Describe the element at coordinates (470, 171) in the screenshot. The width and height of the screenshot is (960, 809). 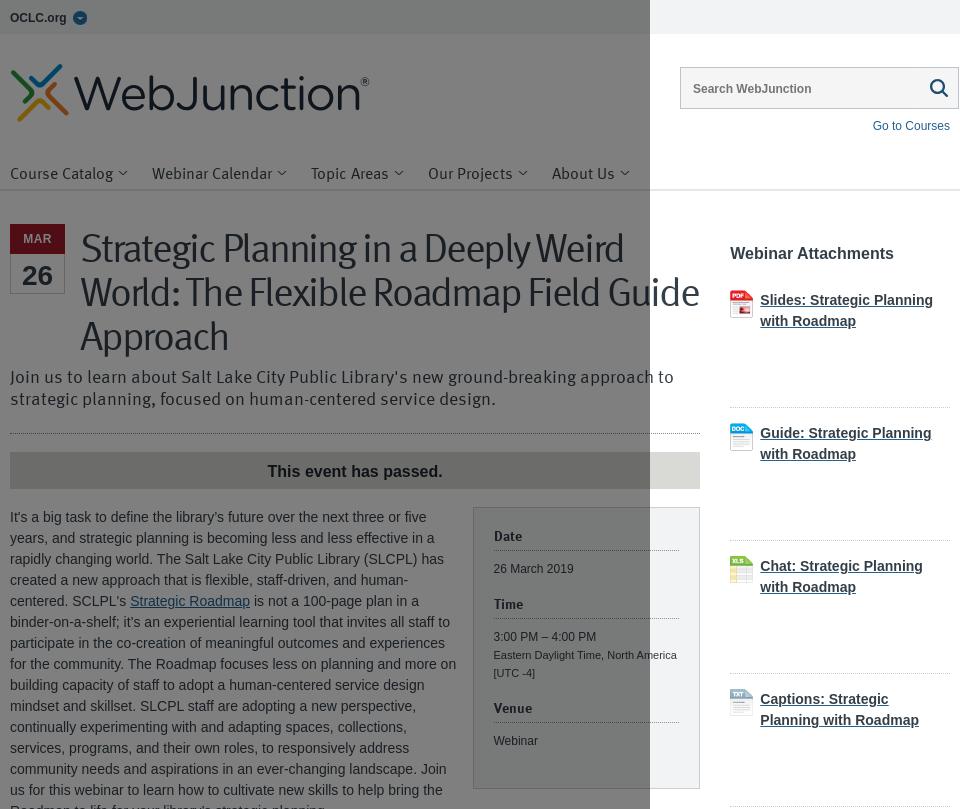
I see `'Our Projects'` at that location.